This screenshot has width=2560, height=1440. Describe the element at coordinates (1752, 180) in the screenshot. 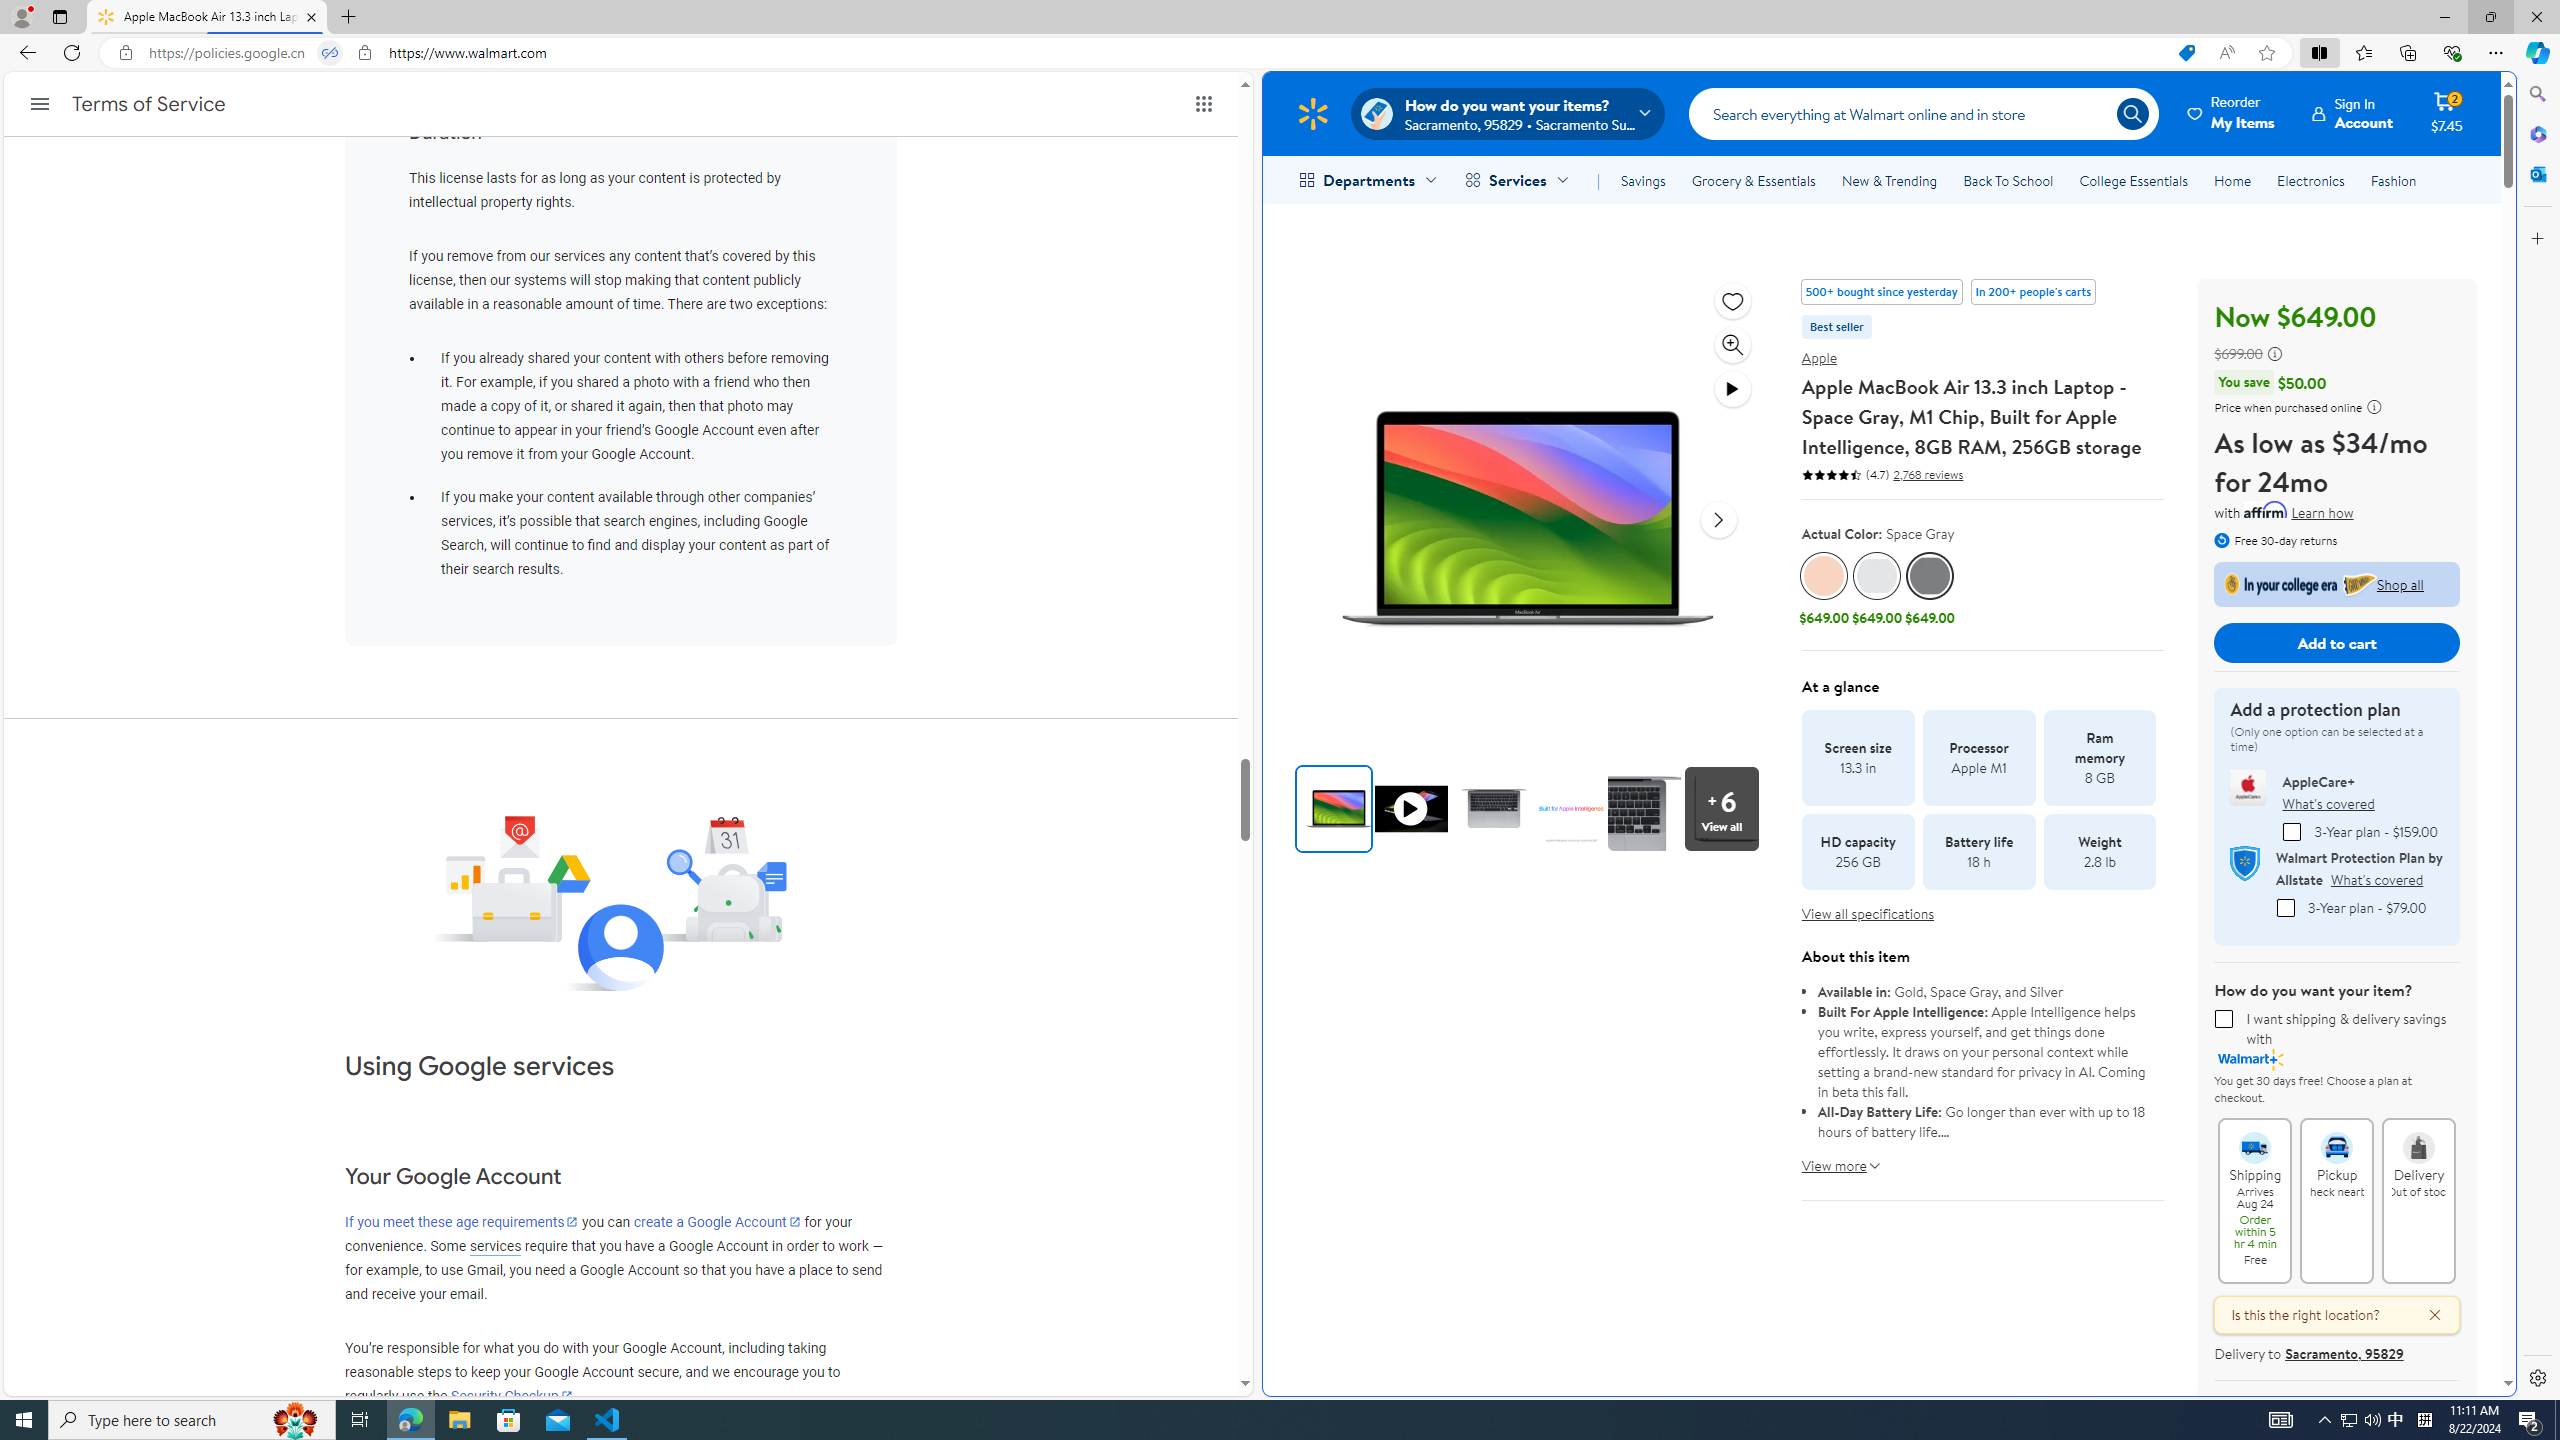

I see `'Grocery & Essentials'` at that location.